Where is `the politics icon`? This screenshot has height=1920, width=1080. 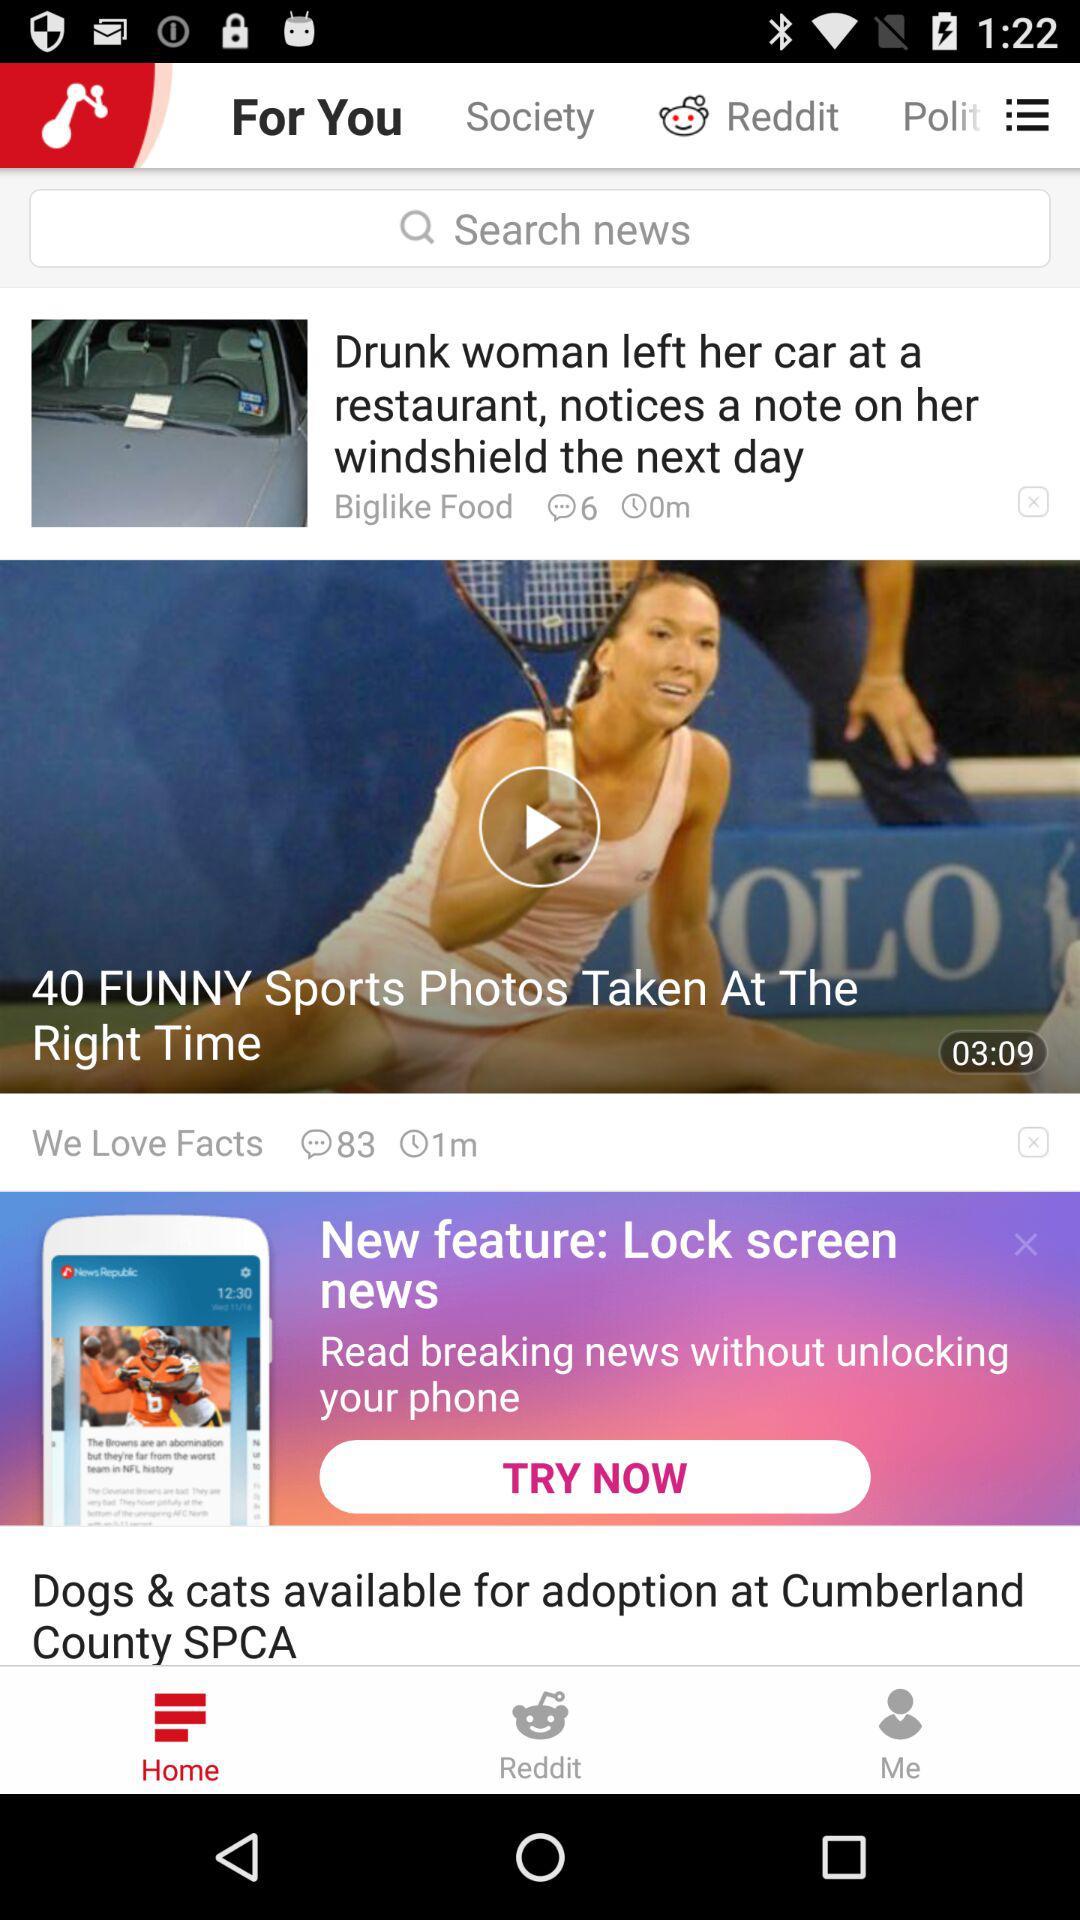 the politics icon is located at coordinates (936, 114).